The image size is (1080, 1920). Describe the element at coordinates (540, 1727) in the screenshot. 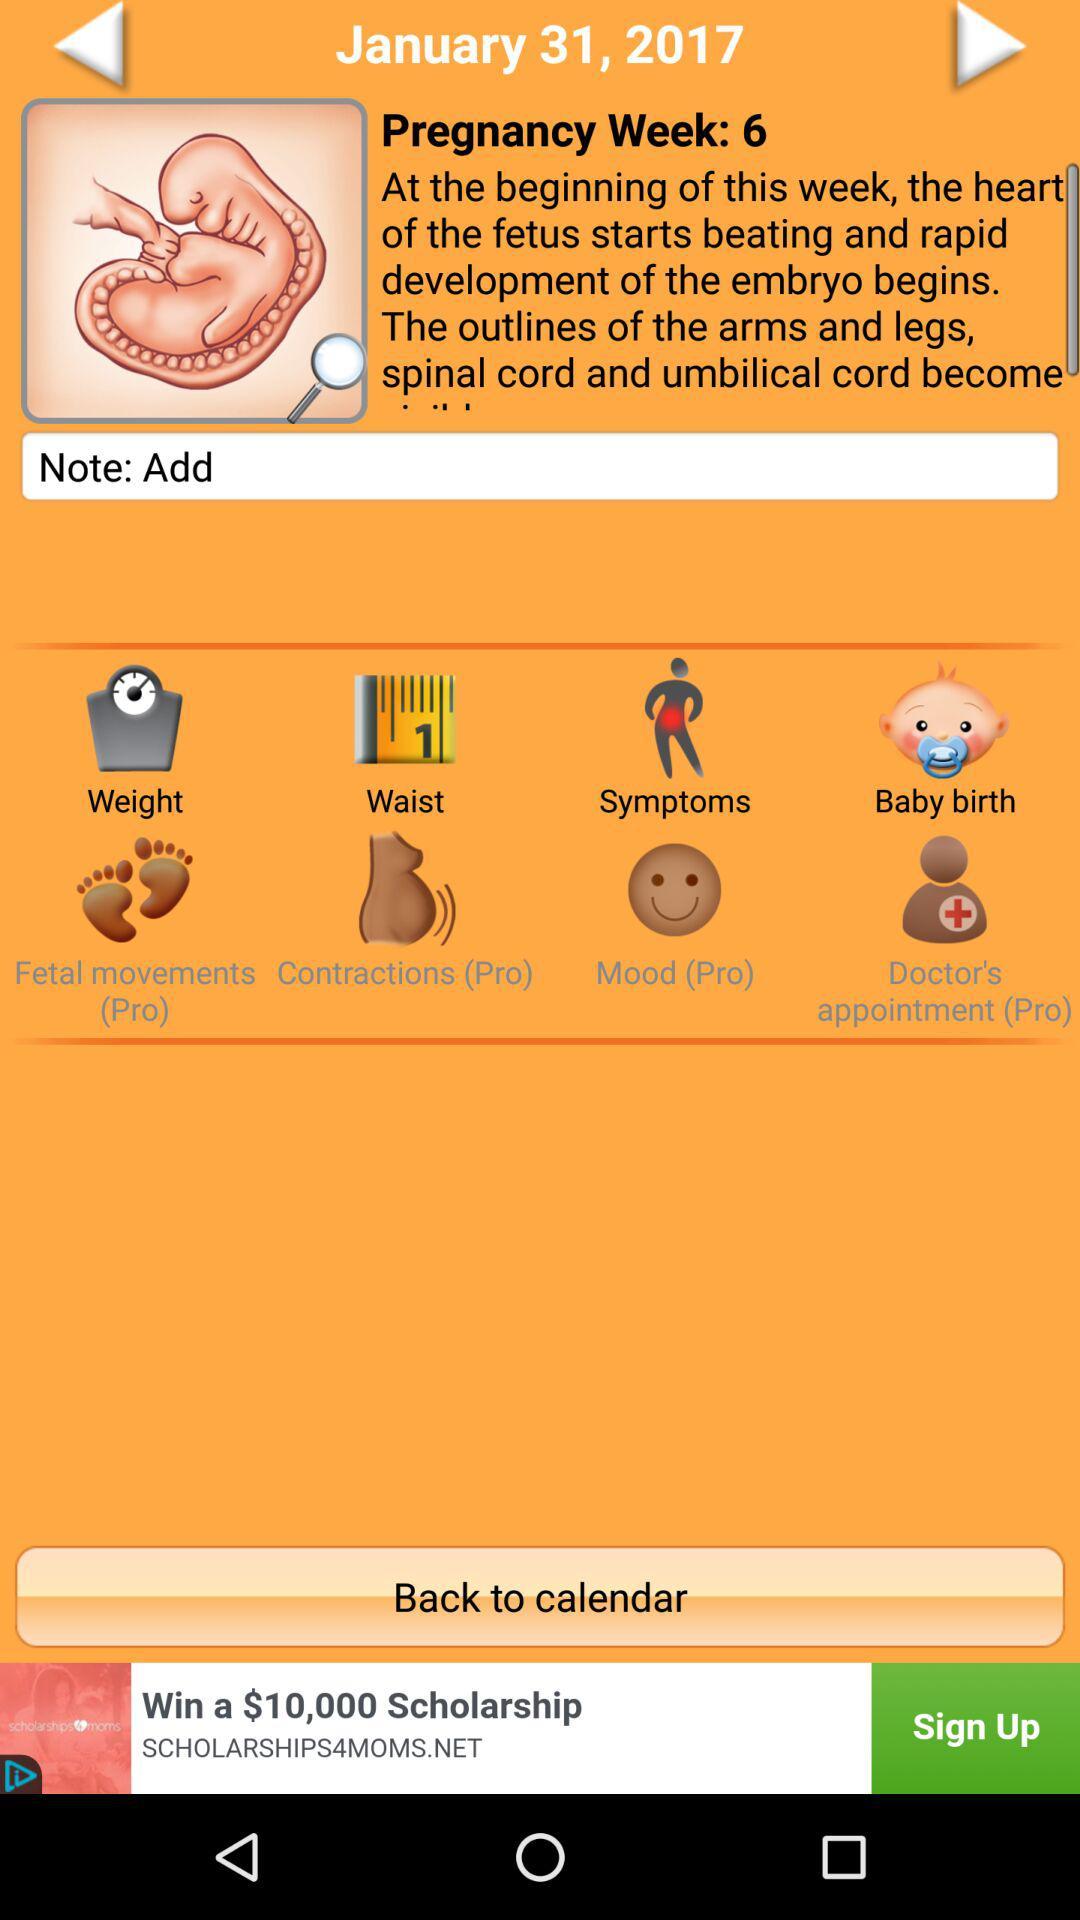

I see `advertisement` at that location.